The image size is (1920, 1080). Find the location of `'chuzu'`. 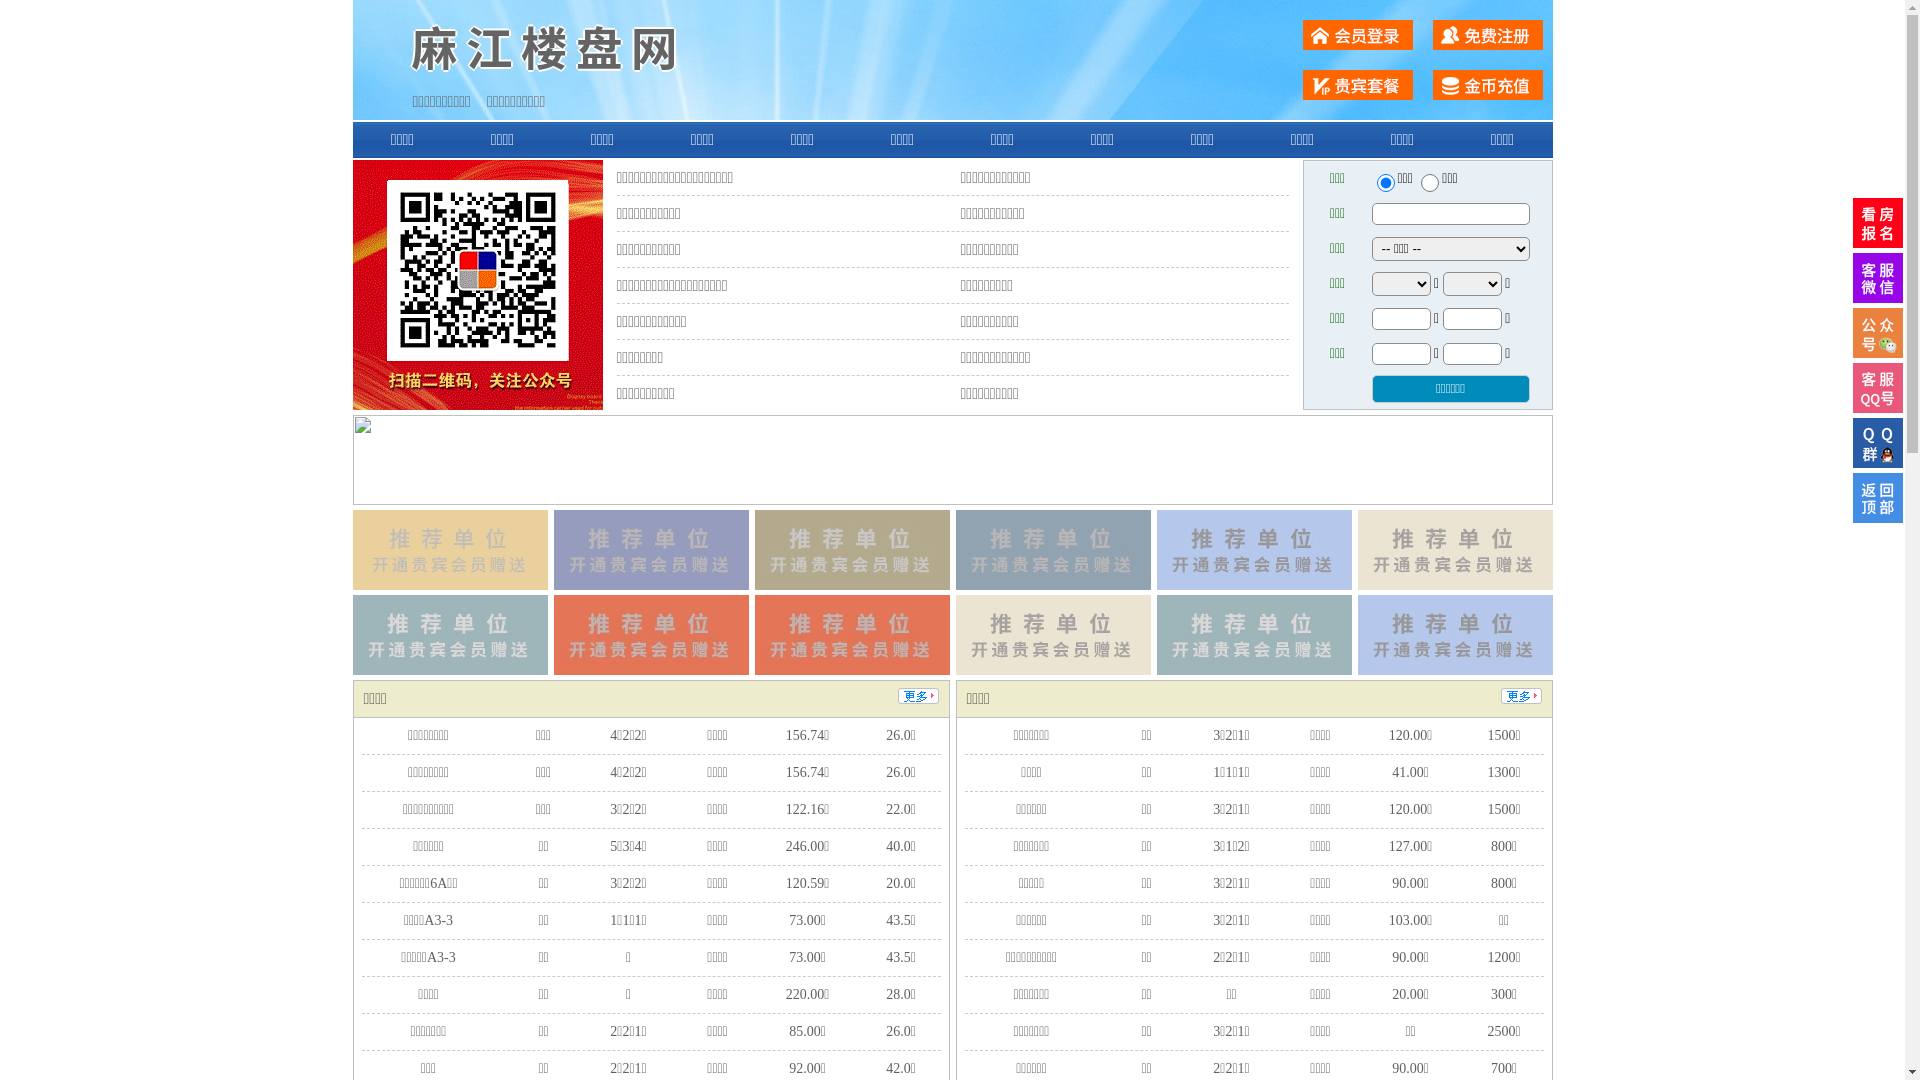

'chuzu' is located at coordinates (1429, 182).